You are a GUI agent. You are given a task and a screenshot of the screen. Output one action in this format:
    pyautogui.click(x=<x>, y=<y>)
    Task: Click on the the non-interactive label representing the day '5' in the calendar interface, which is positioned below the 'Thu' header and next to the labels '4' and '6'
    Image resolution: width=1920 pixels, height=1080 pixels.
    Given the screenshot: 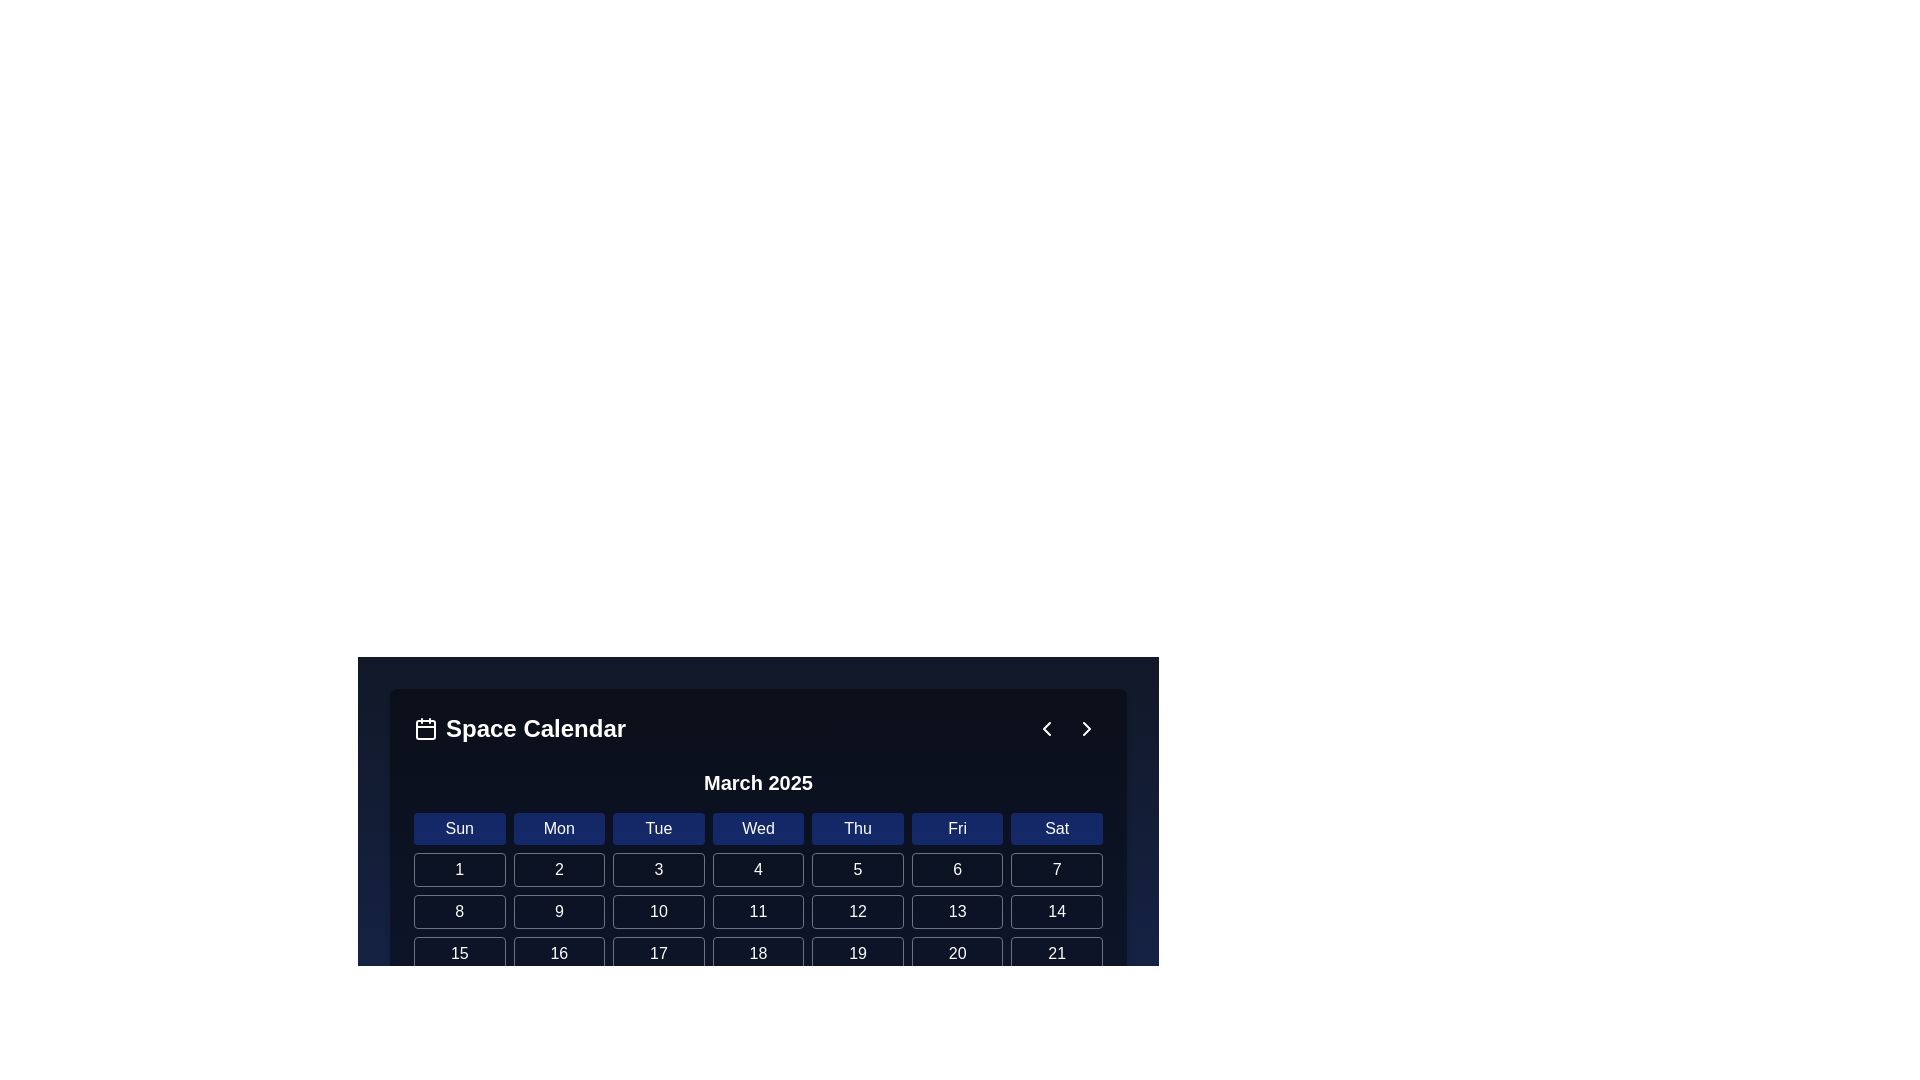 What is the action you would take?
    pyautogui.click(x=858, y=869)
    